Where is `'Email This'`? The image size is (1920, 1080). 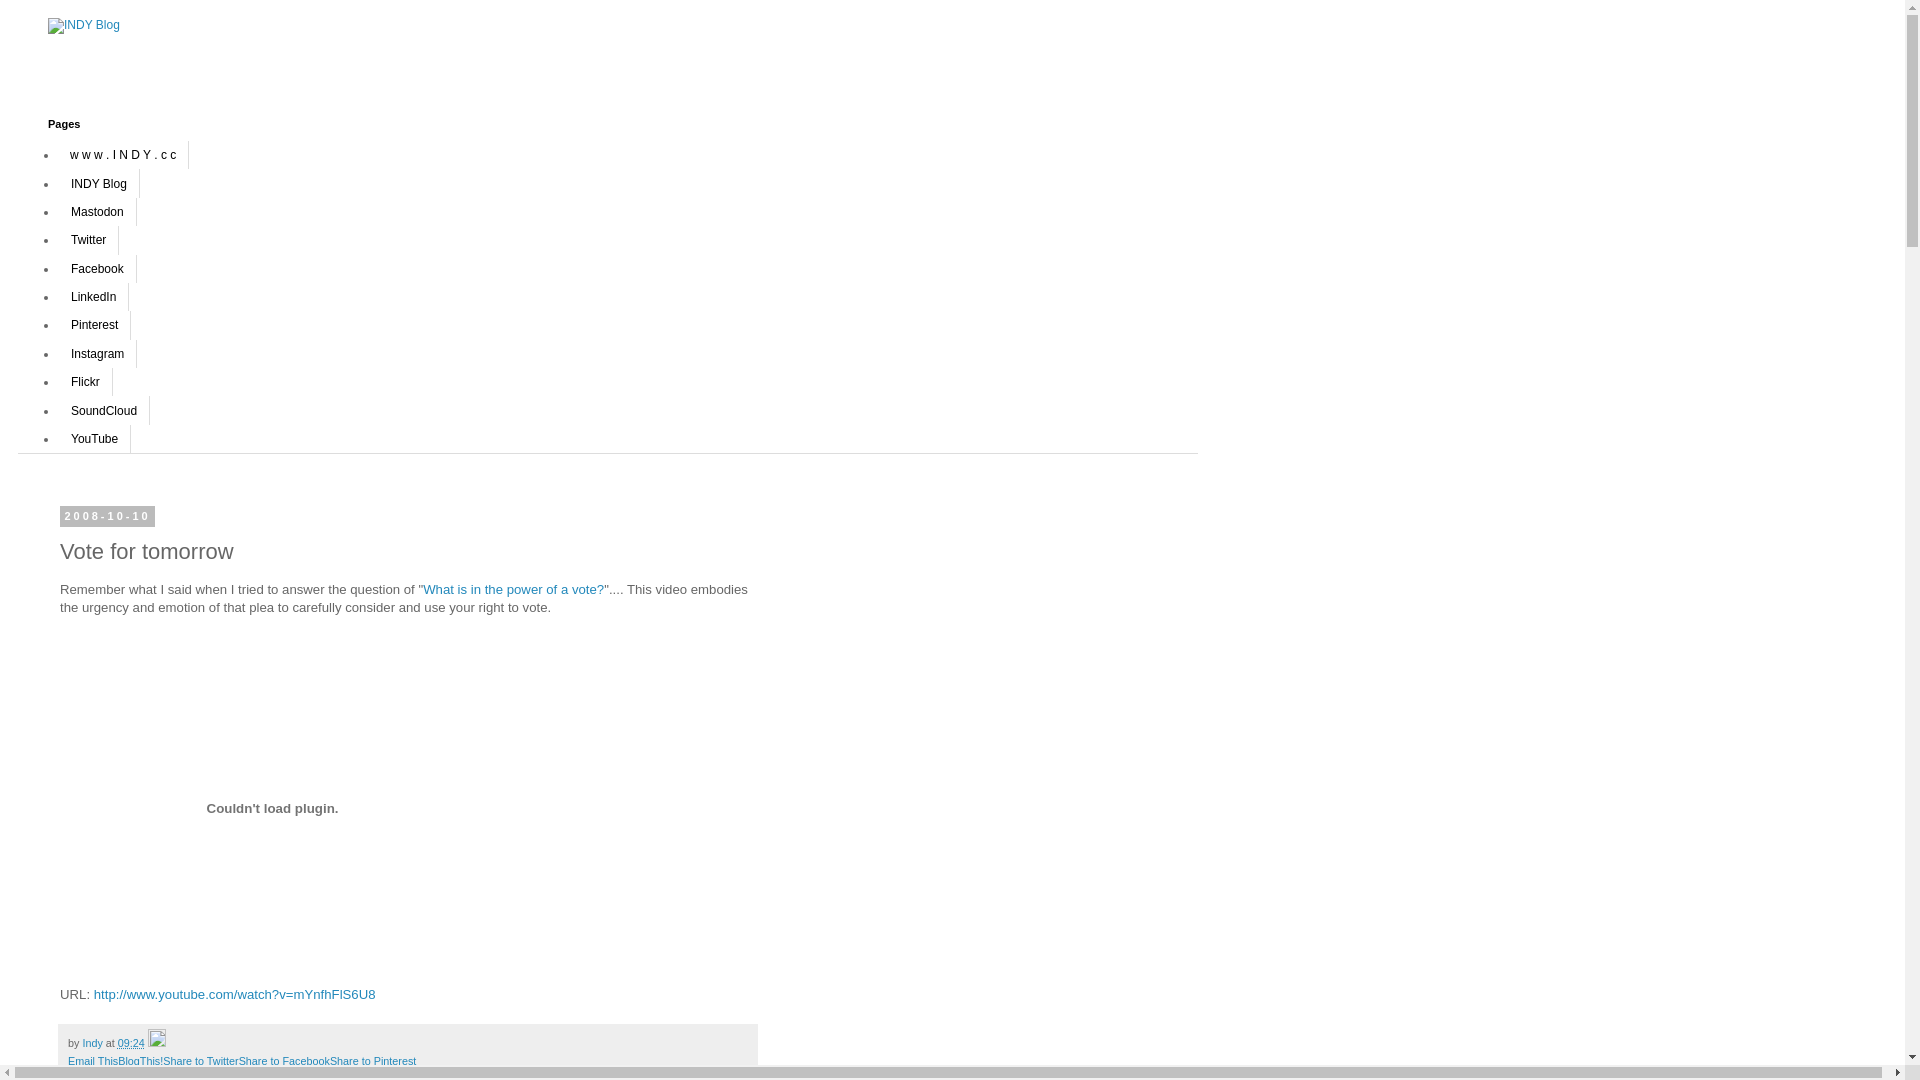
'Email This' is located at coordinates (67, 1059).